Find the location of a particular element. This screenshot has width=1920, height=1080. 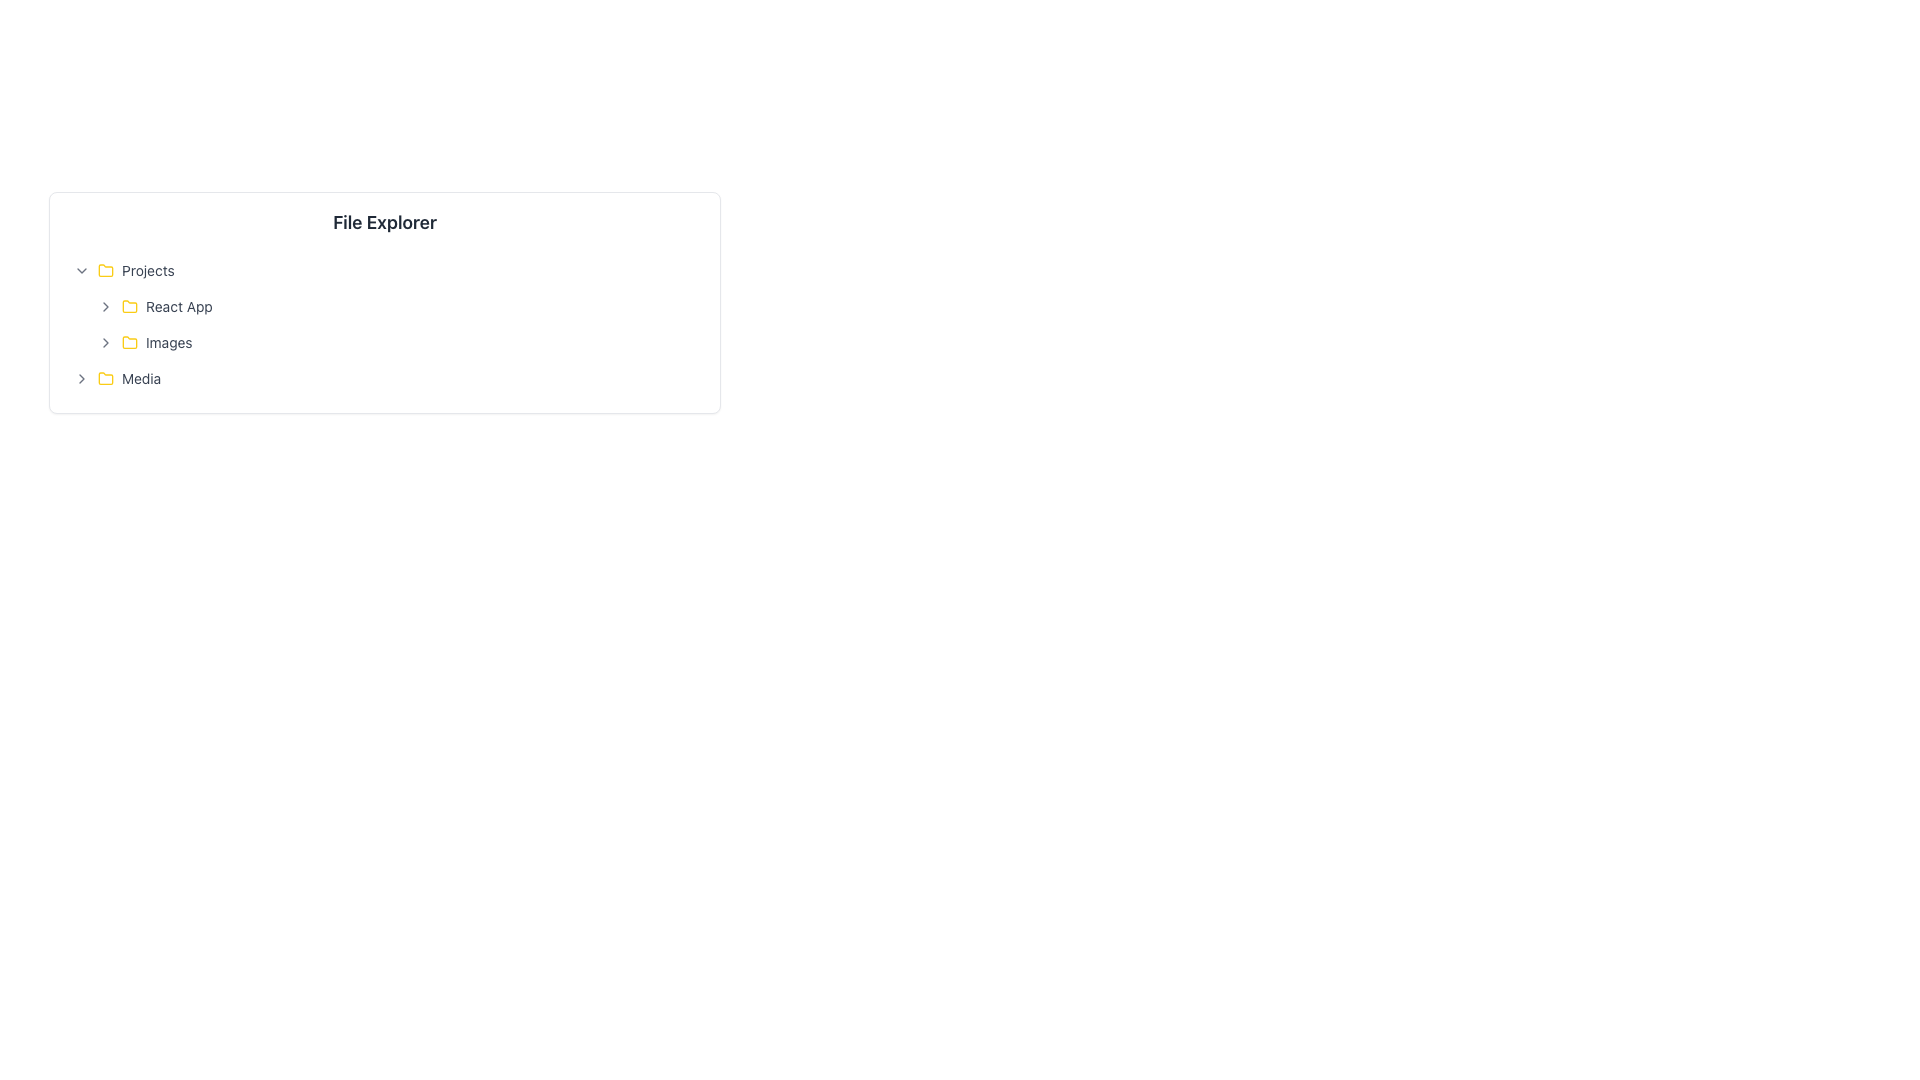

the yellow folder icon in the 'Projects' group, which represents a collection of items in a file explorer context is located at coordinates (104, 270).